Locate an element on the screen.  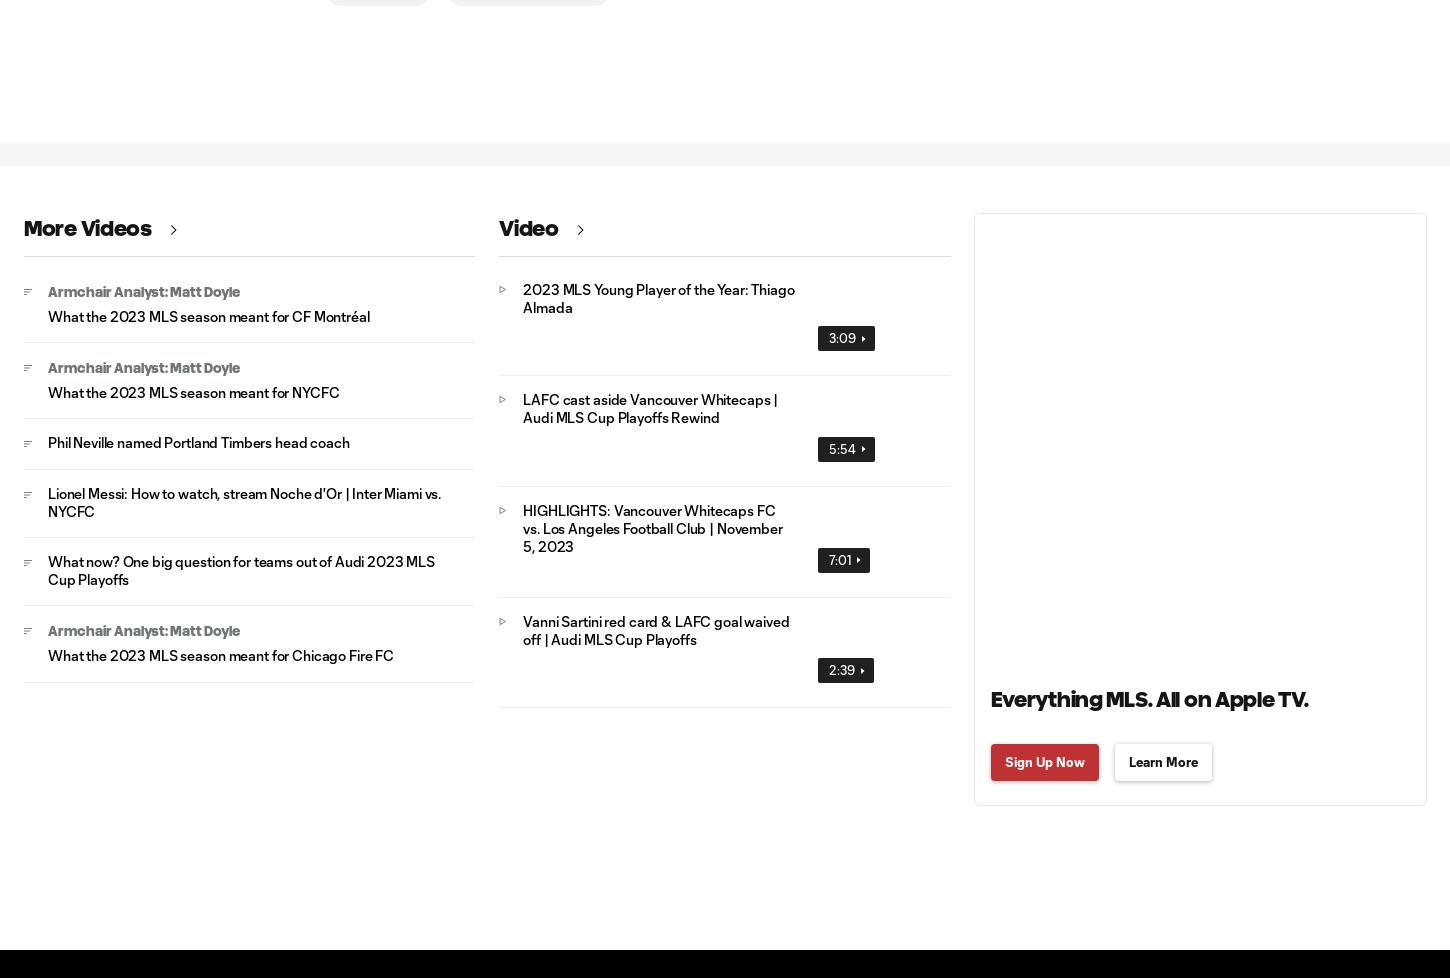
'2:39' is located at coordinates (840, 670).